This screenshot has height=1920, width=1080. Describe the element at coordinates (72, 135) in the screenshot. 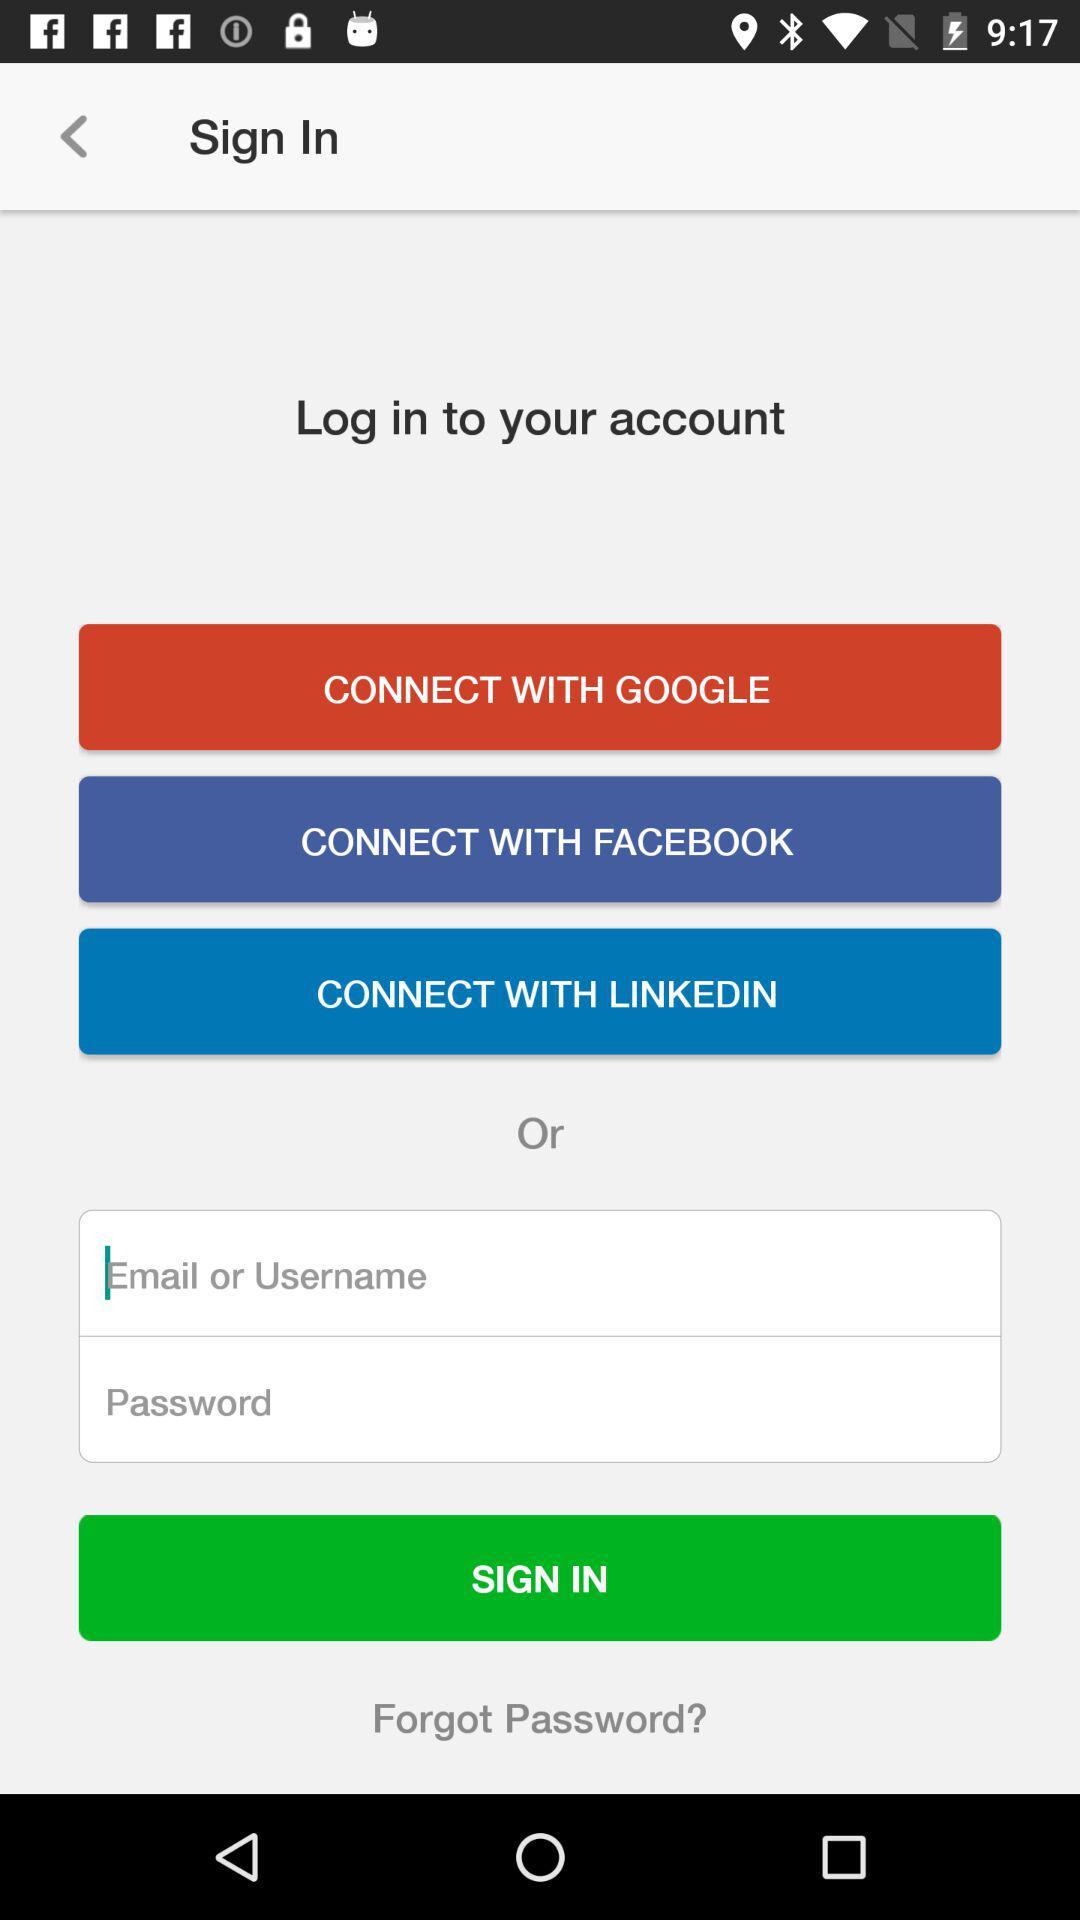

I see `icon above the log in to` at that location.